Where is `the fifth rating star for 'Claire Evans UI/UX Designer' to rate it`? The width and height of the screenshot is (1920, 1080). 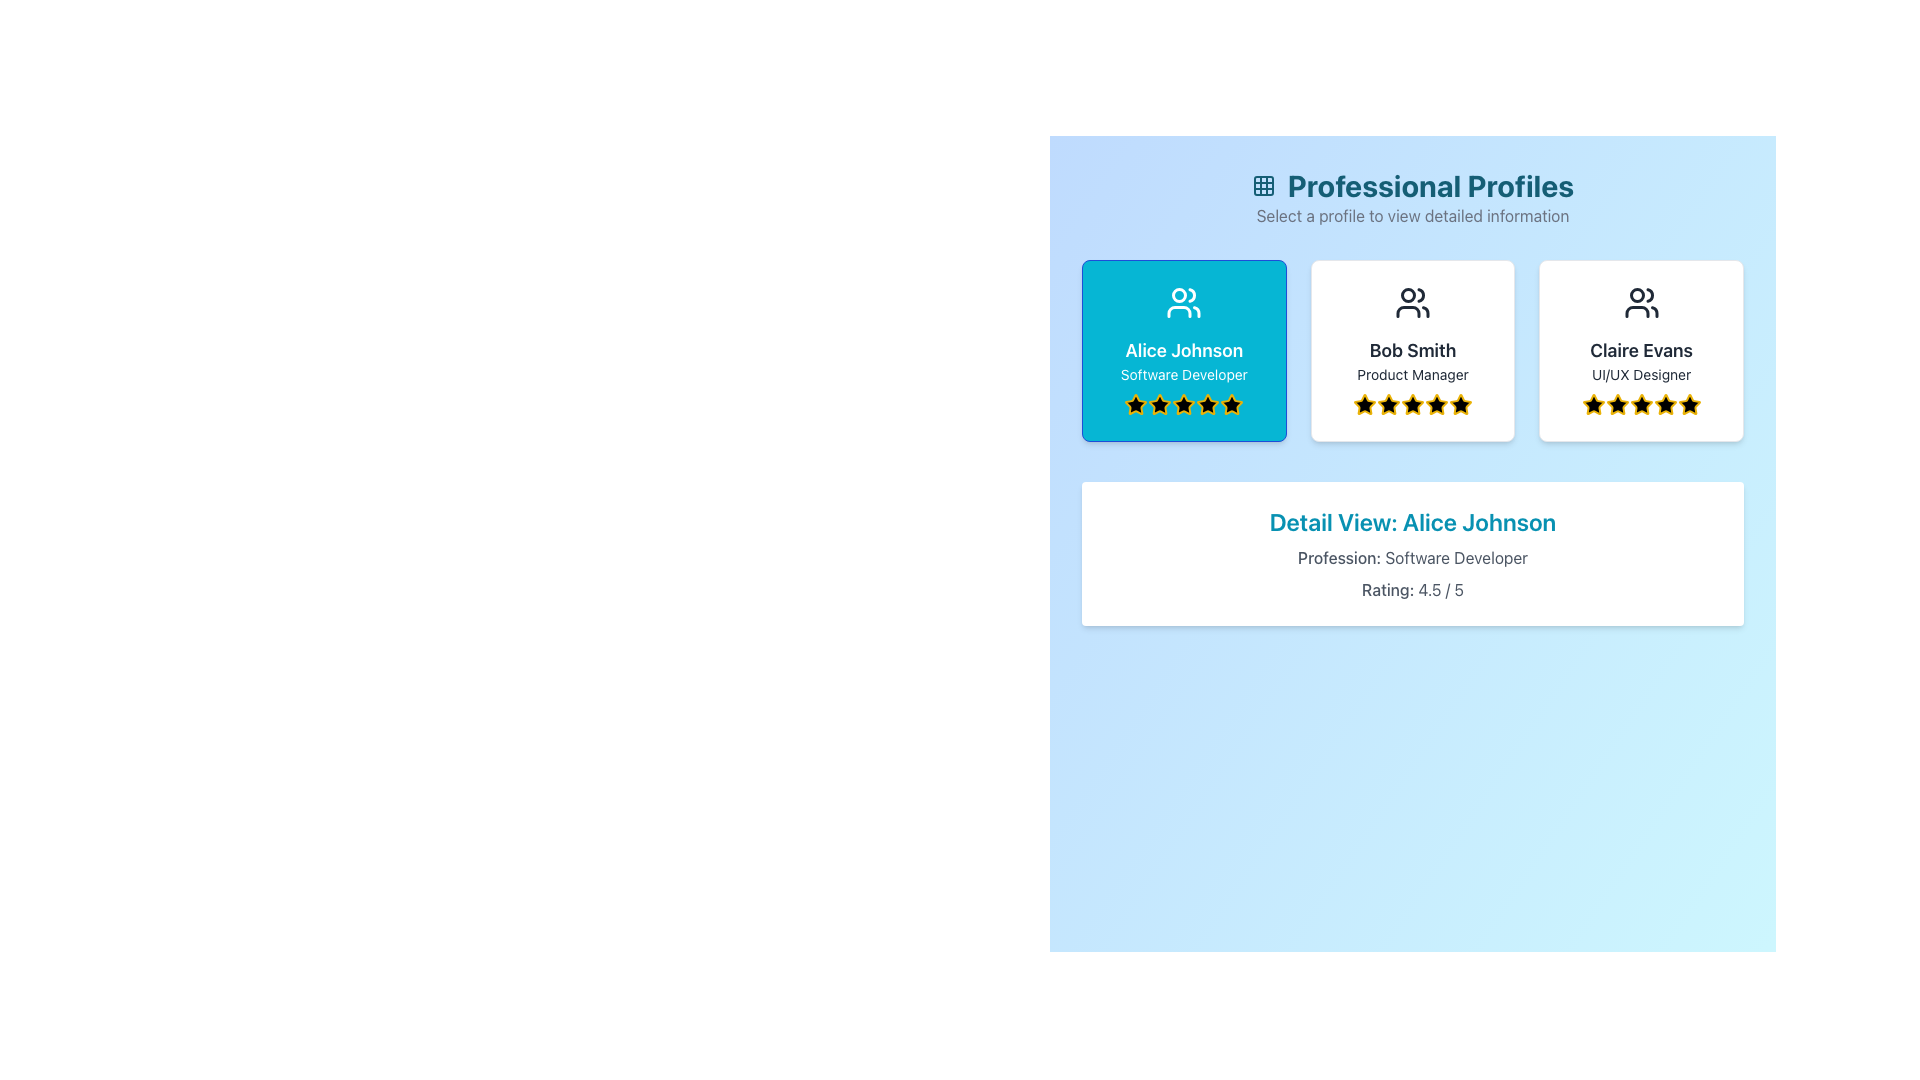 the fifth rating star for 'Claire Evans UI/UX Designer' to rate it is located at coordinates (1592, 404).